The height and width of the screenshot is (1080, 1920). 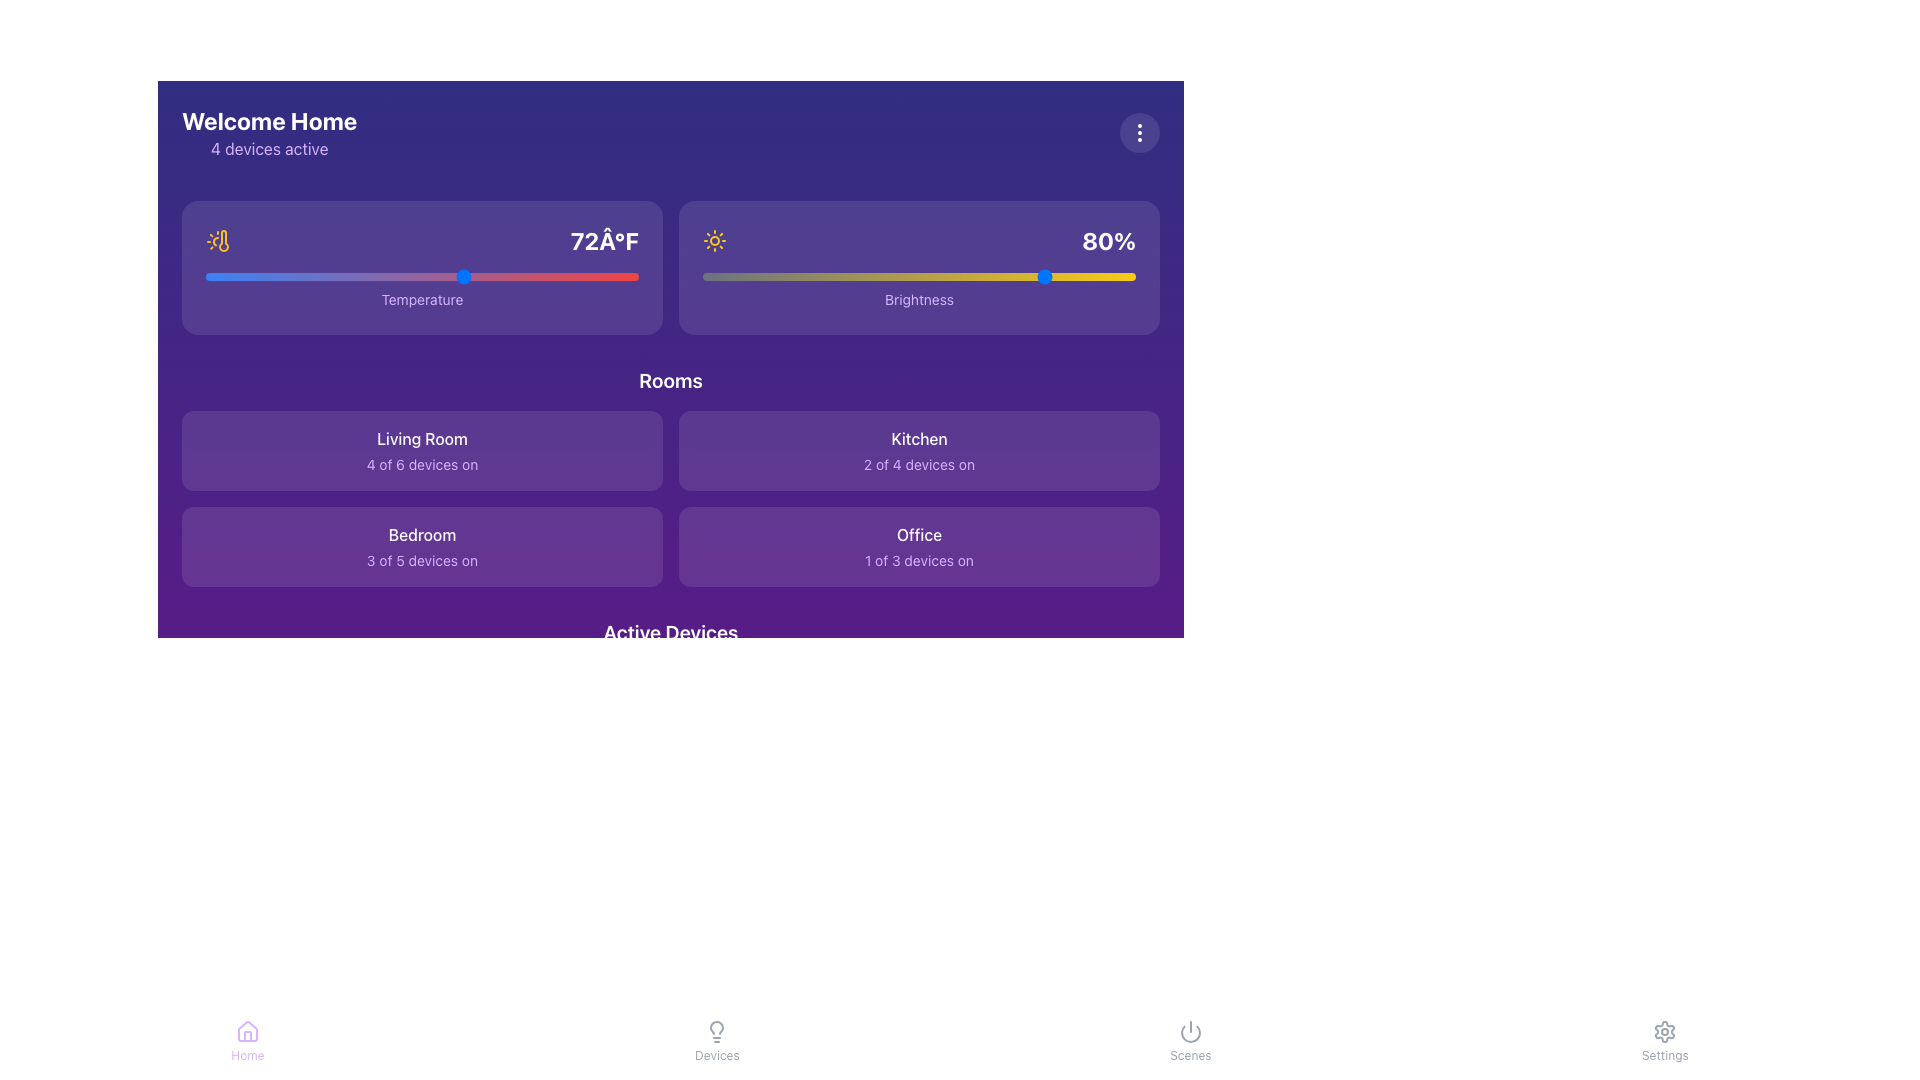 I want to click on brightness level, so click(x=745, y=277).